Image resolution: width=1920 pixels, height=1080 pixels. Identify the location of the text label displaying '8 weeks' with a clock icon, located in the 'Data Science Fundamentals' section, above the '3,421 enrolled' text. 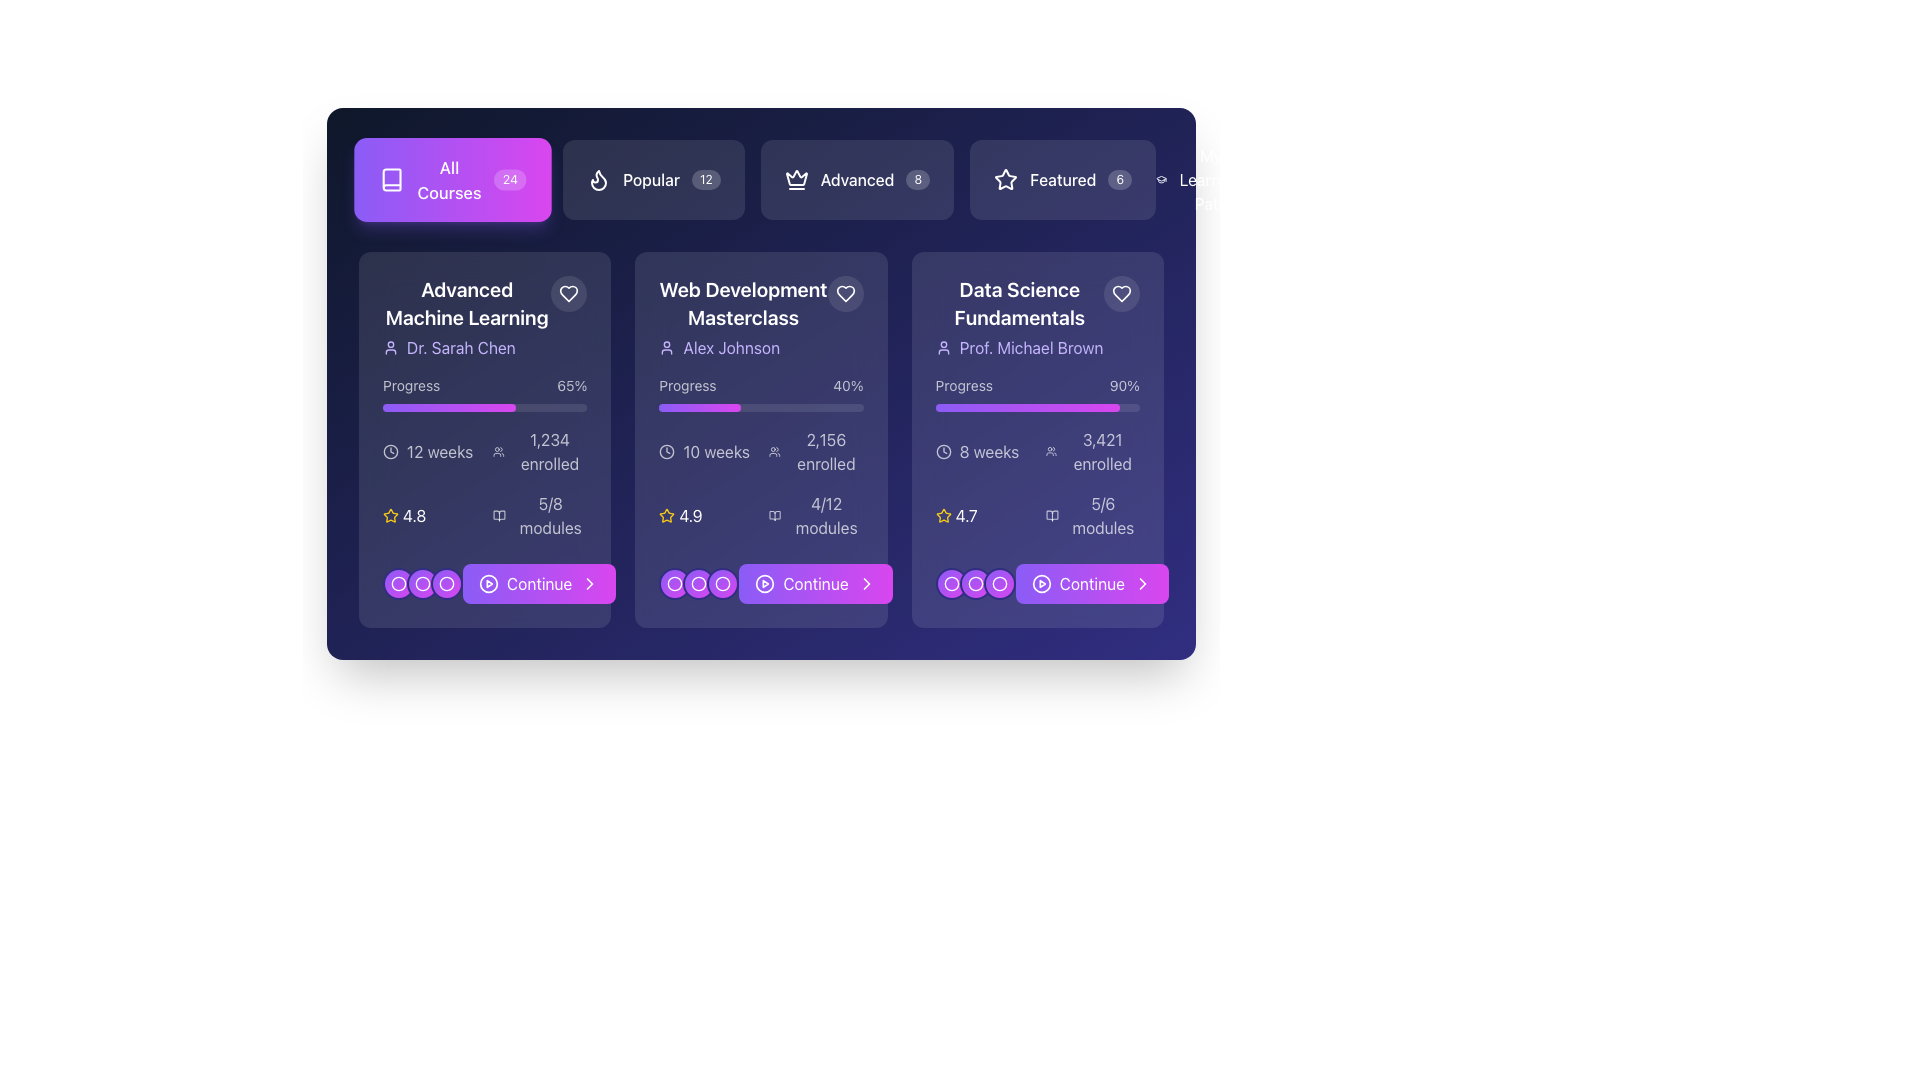
(982, 451).